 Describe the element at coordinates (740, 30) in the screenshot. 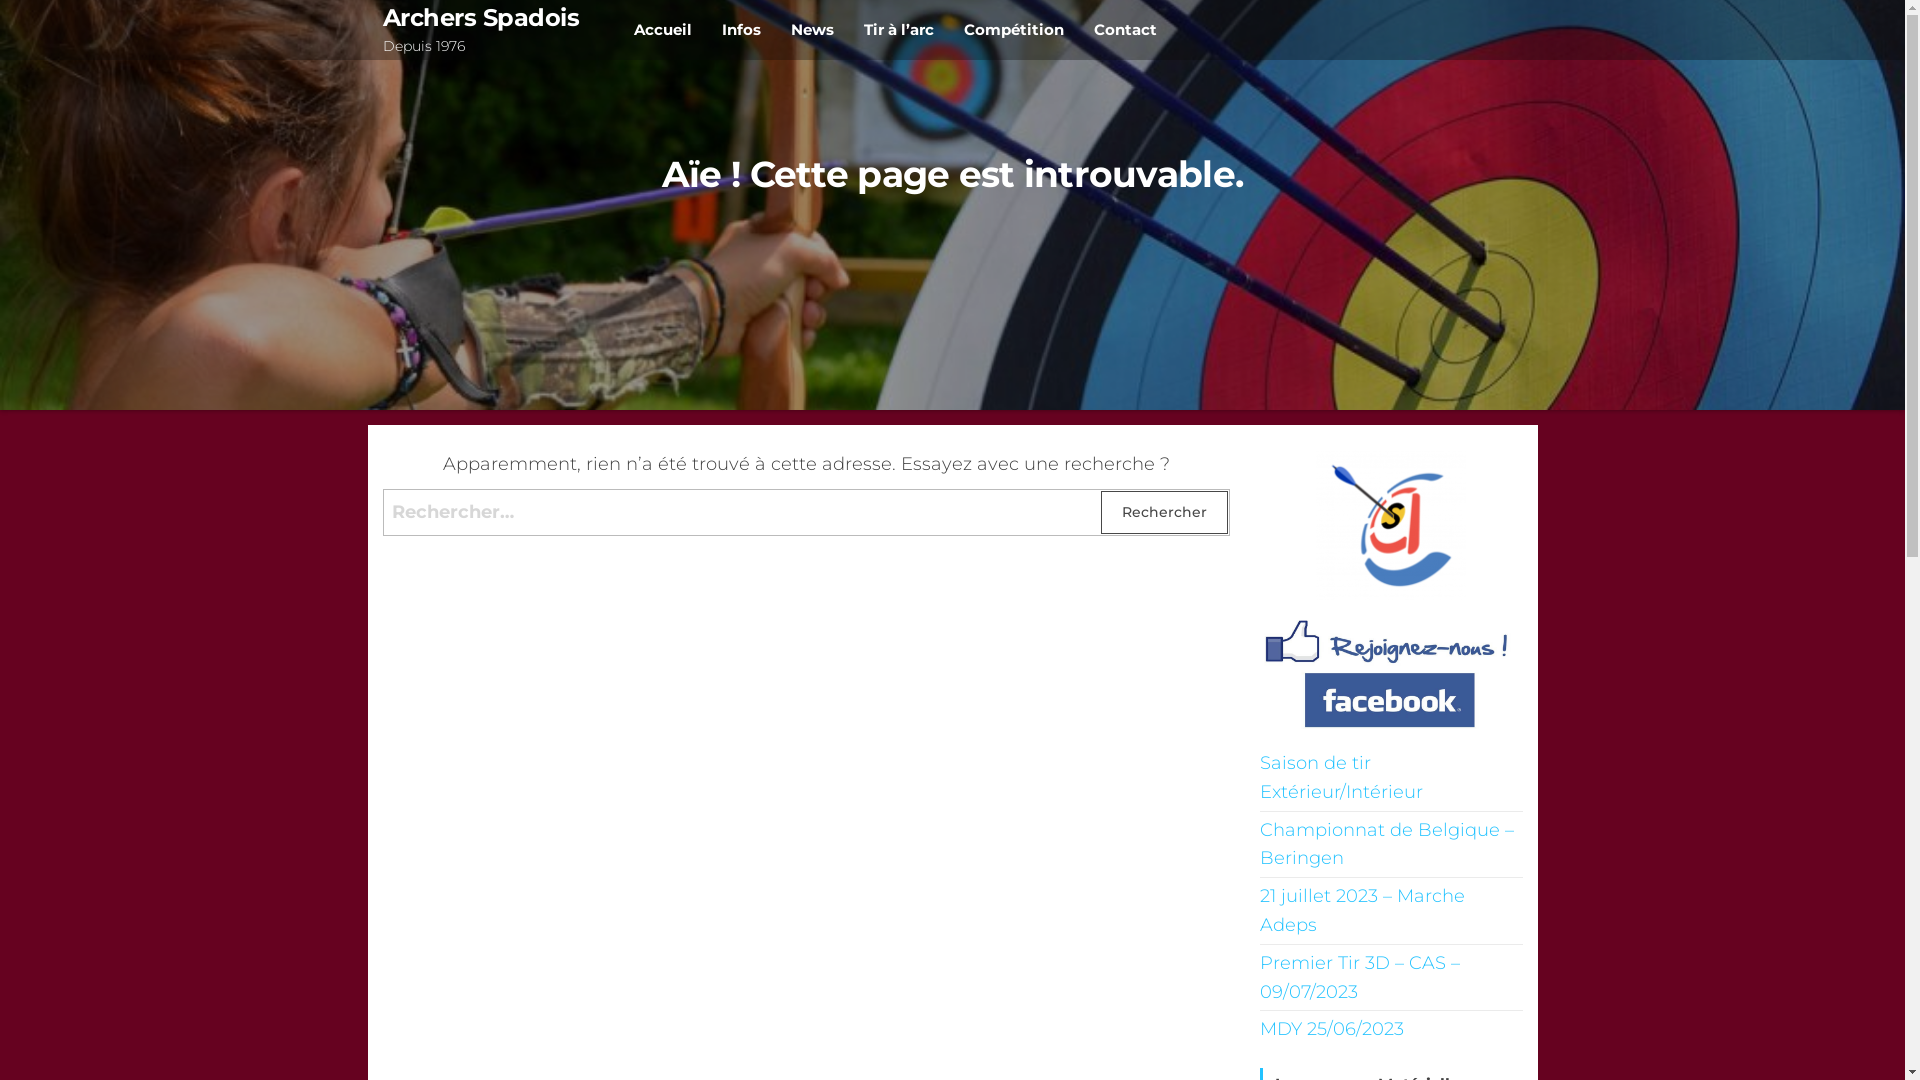

I see `'Infos'` at that location.